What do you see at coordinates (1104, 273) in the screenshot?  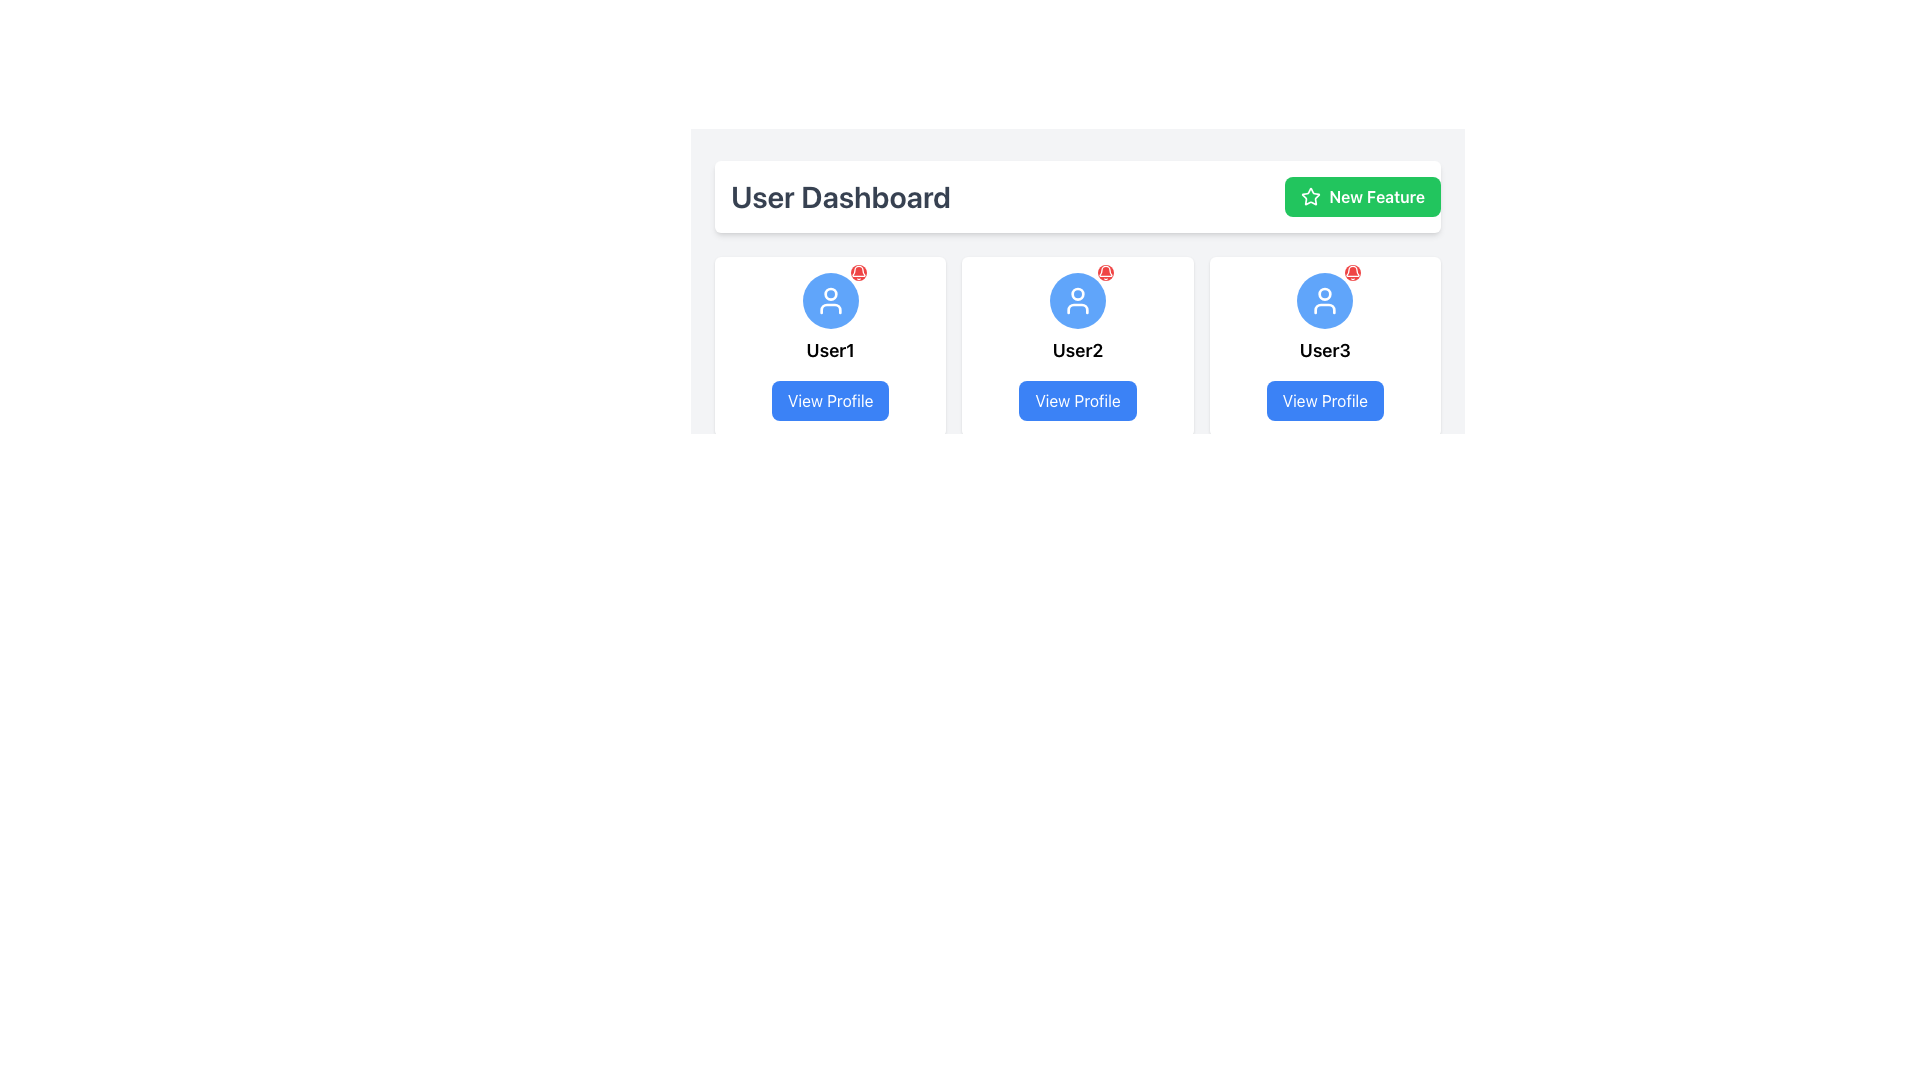 I see `the Notification Icon, which is a small bell-shaped SVG with a red background located in the top-right corner of the second user profile card` at bounding box center [1104, 273].